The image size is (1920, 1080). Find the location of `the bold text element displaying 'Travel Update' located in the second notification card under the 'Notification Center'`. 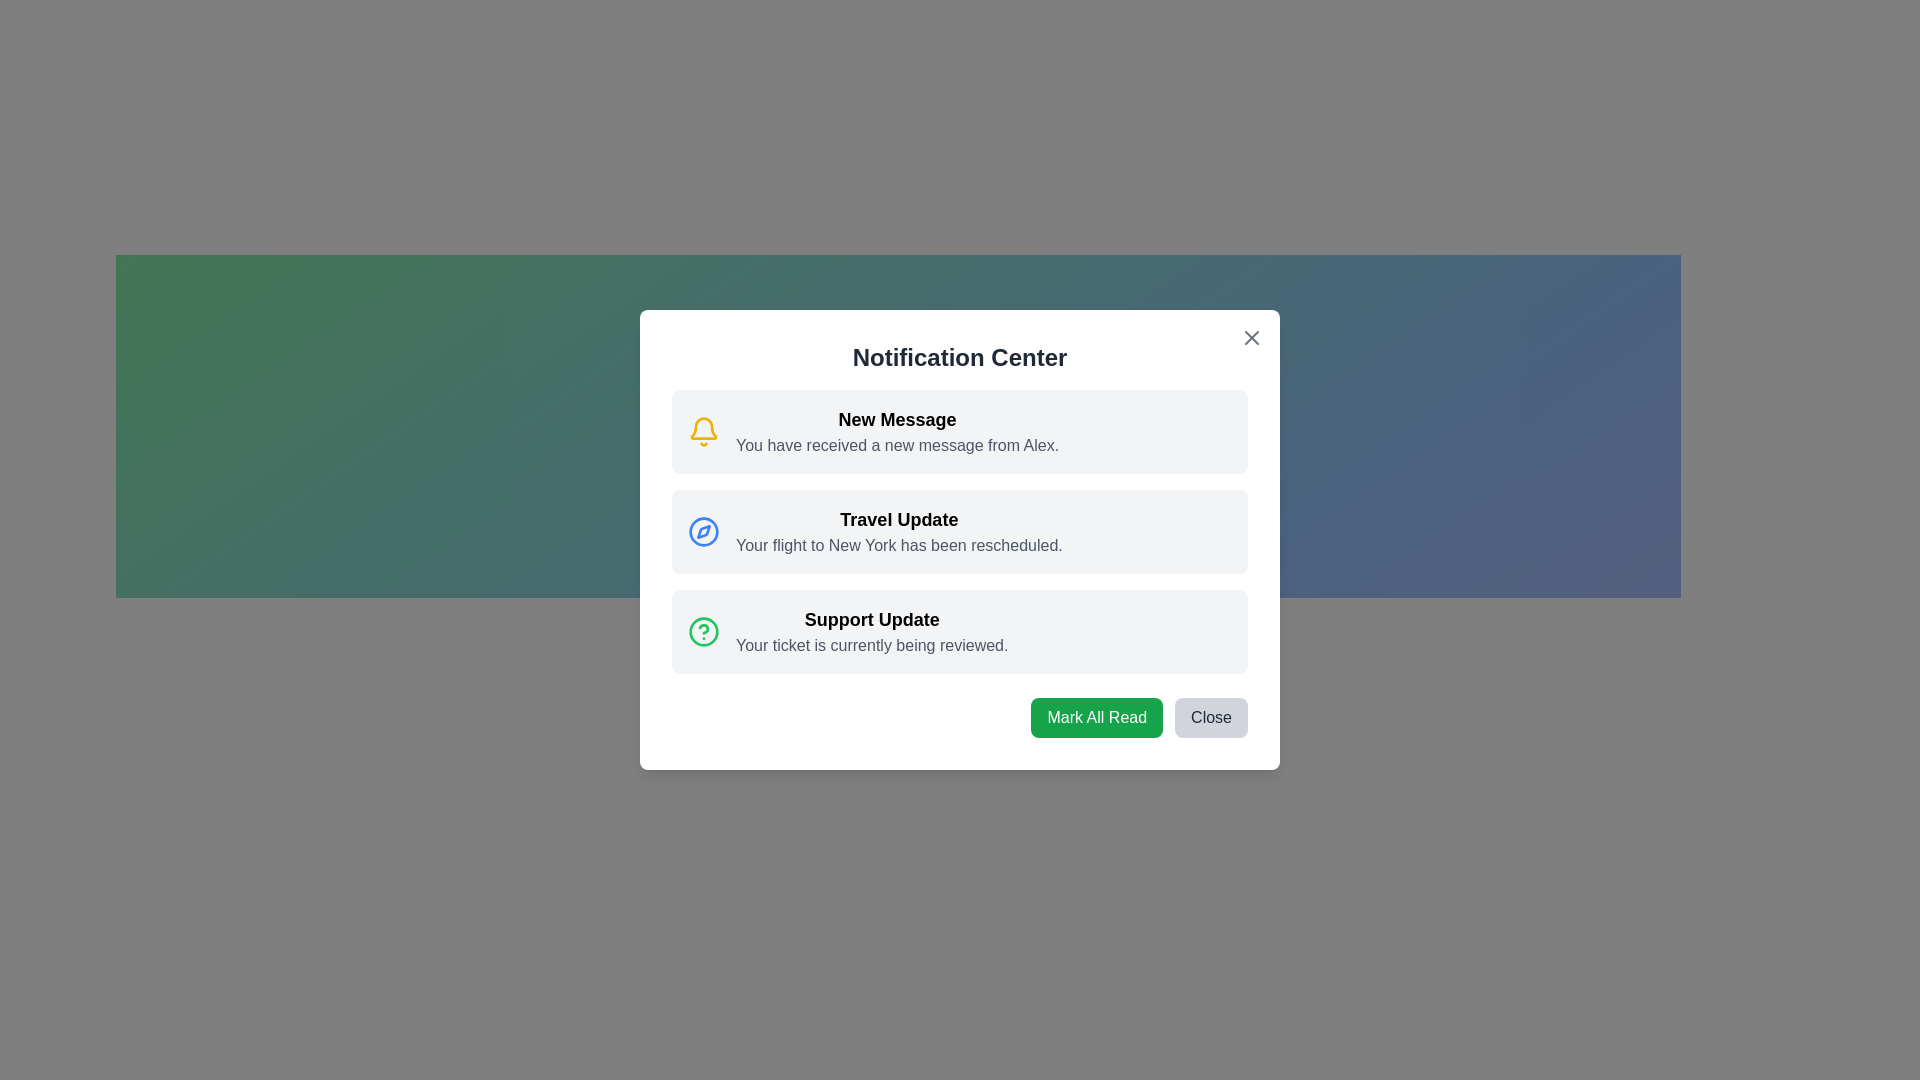

the bold text element displaying 'Travel Update' located in the second notification card under the 'Notification Center' is located at coordinates (898, 519).